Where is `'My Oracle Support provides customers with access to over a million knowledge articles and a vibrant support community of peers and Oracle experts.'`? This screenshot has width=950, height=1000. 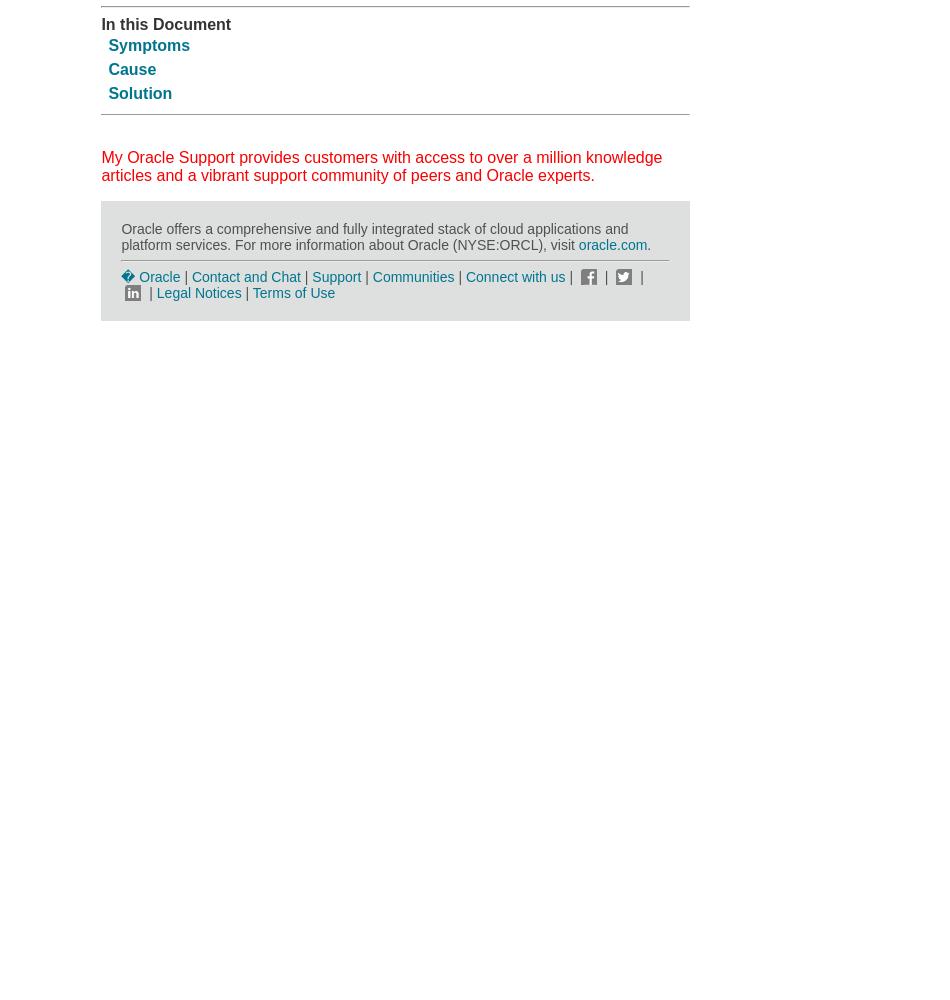 'My Oracle Support provides customers with access to over a million knowledge articles and a vibrant support community of peers and Oracle experts.' is located at coordinates (380, 165).